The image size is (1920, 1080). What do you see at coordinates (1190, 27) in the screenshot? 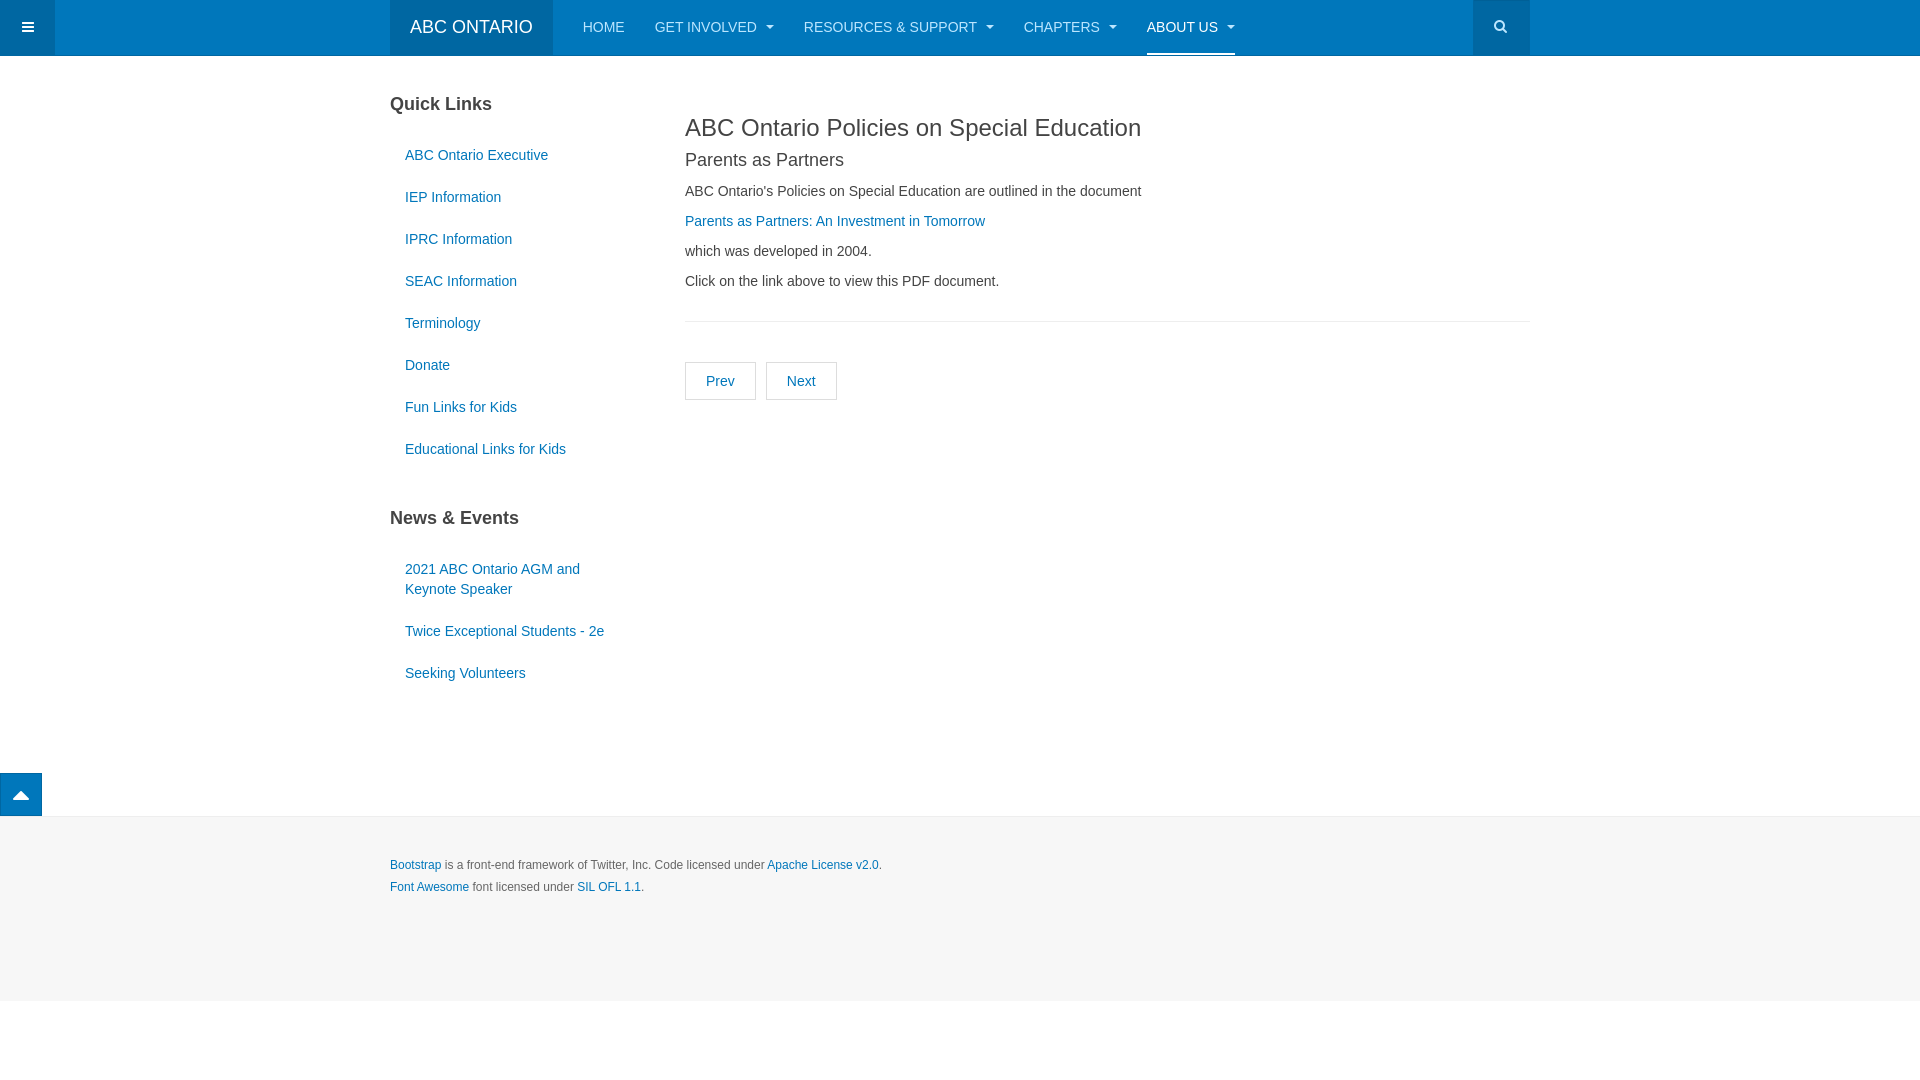
I see `'ABOUT US'` at bounding box center [1190, 27].